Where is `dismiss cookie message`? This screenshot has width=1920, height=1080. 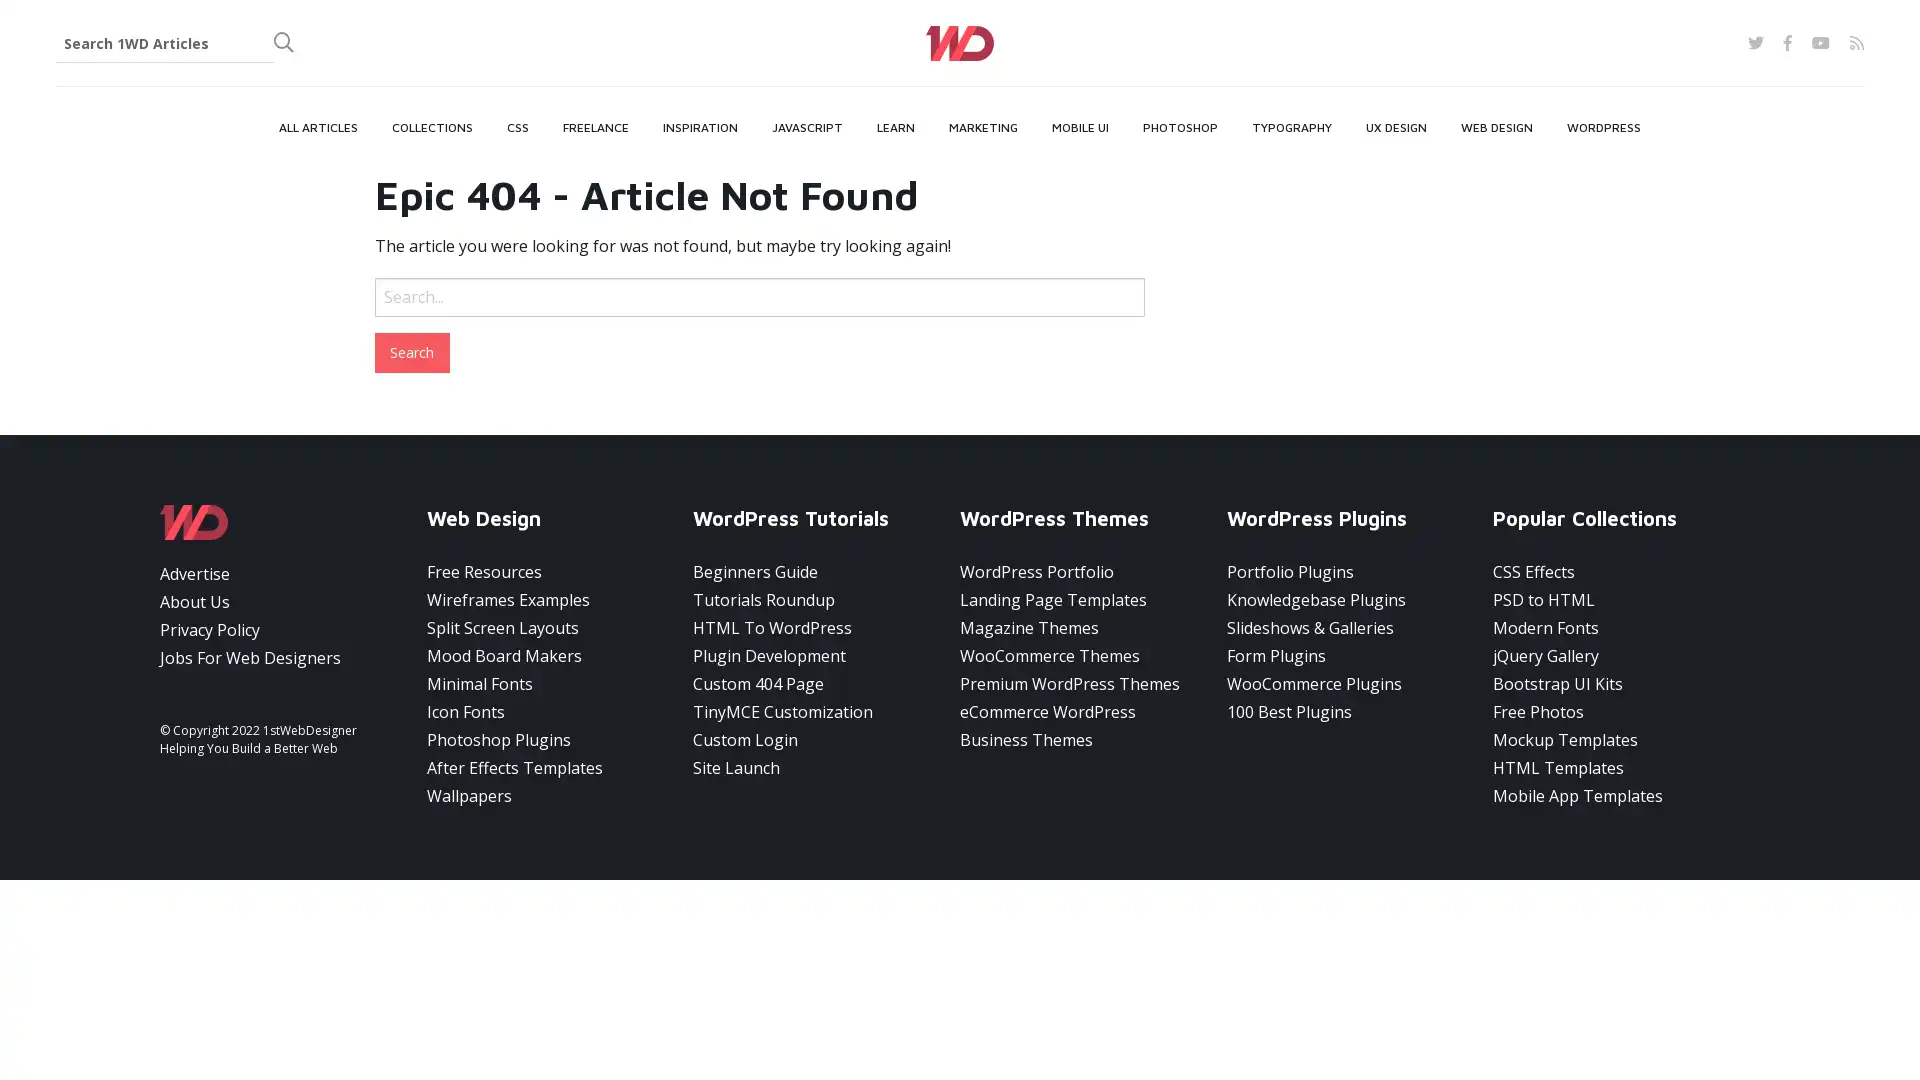 dismiss cookie message is located at coordinates (463, 998).